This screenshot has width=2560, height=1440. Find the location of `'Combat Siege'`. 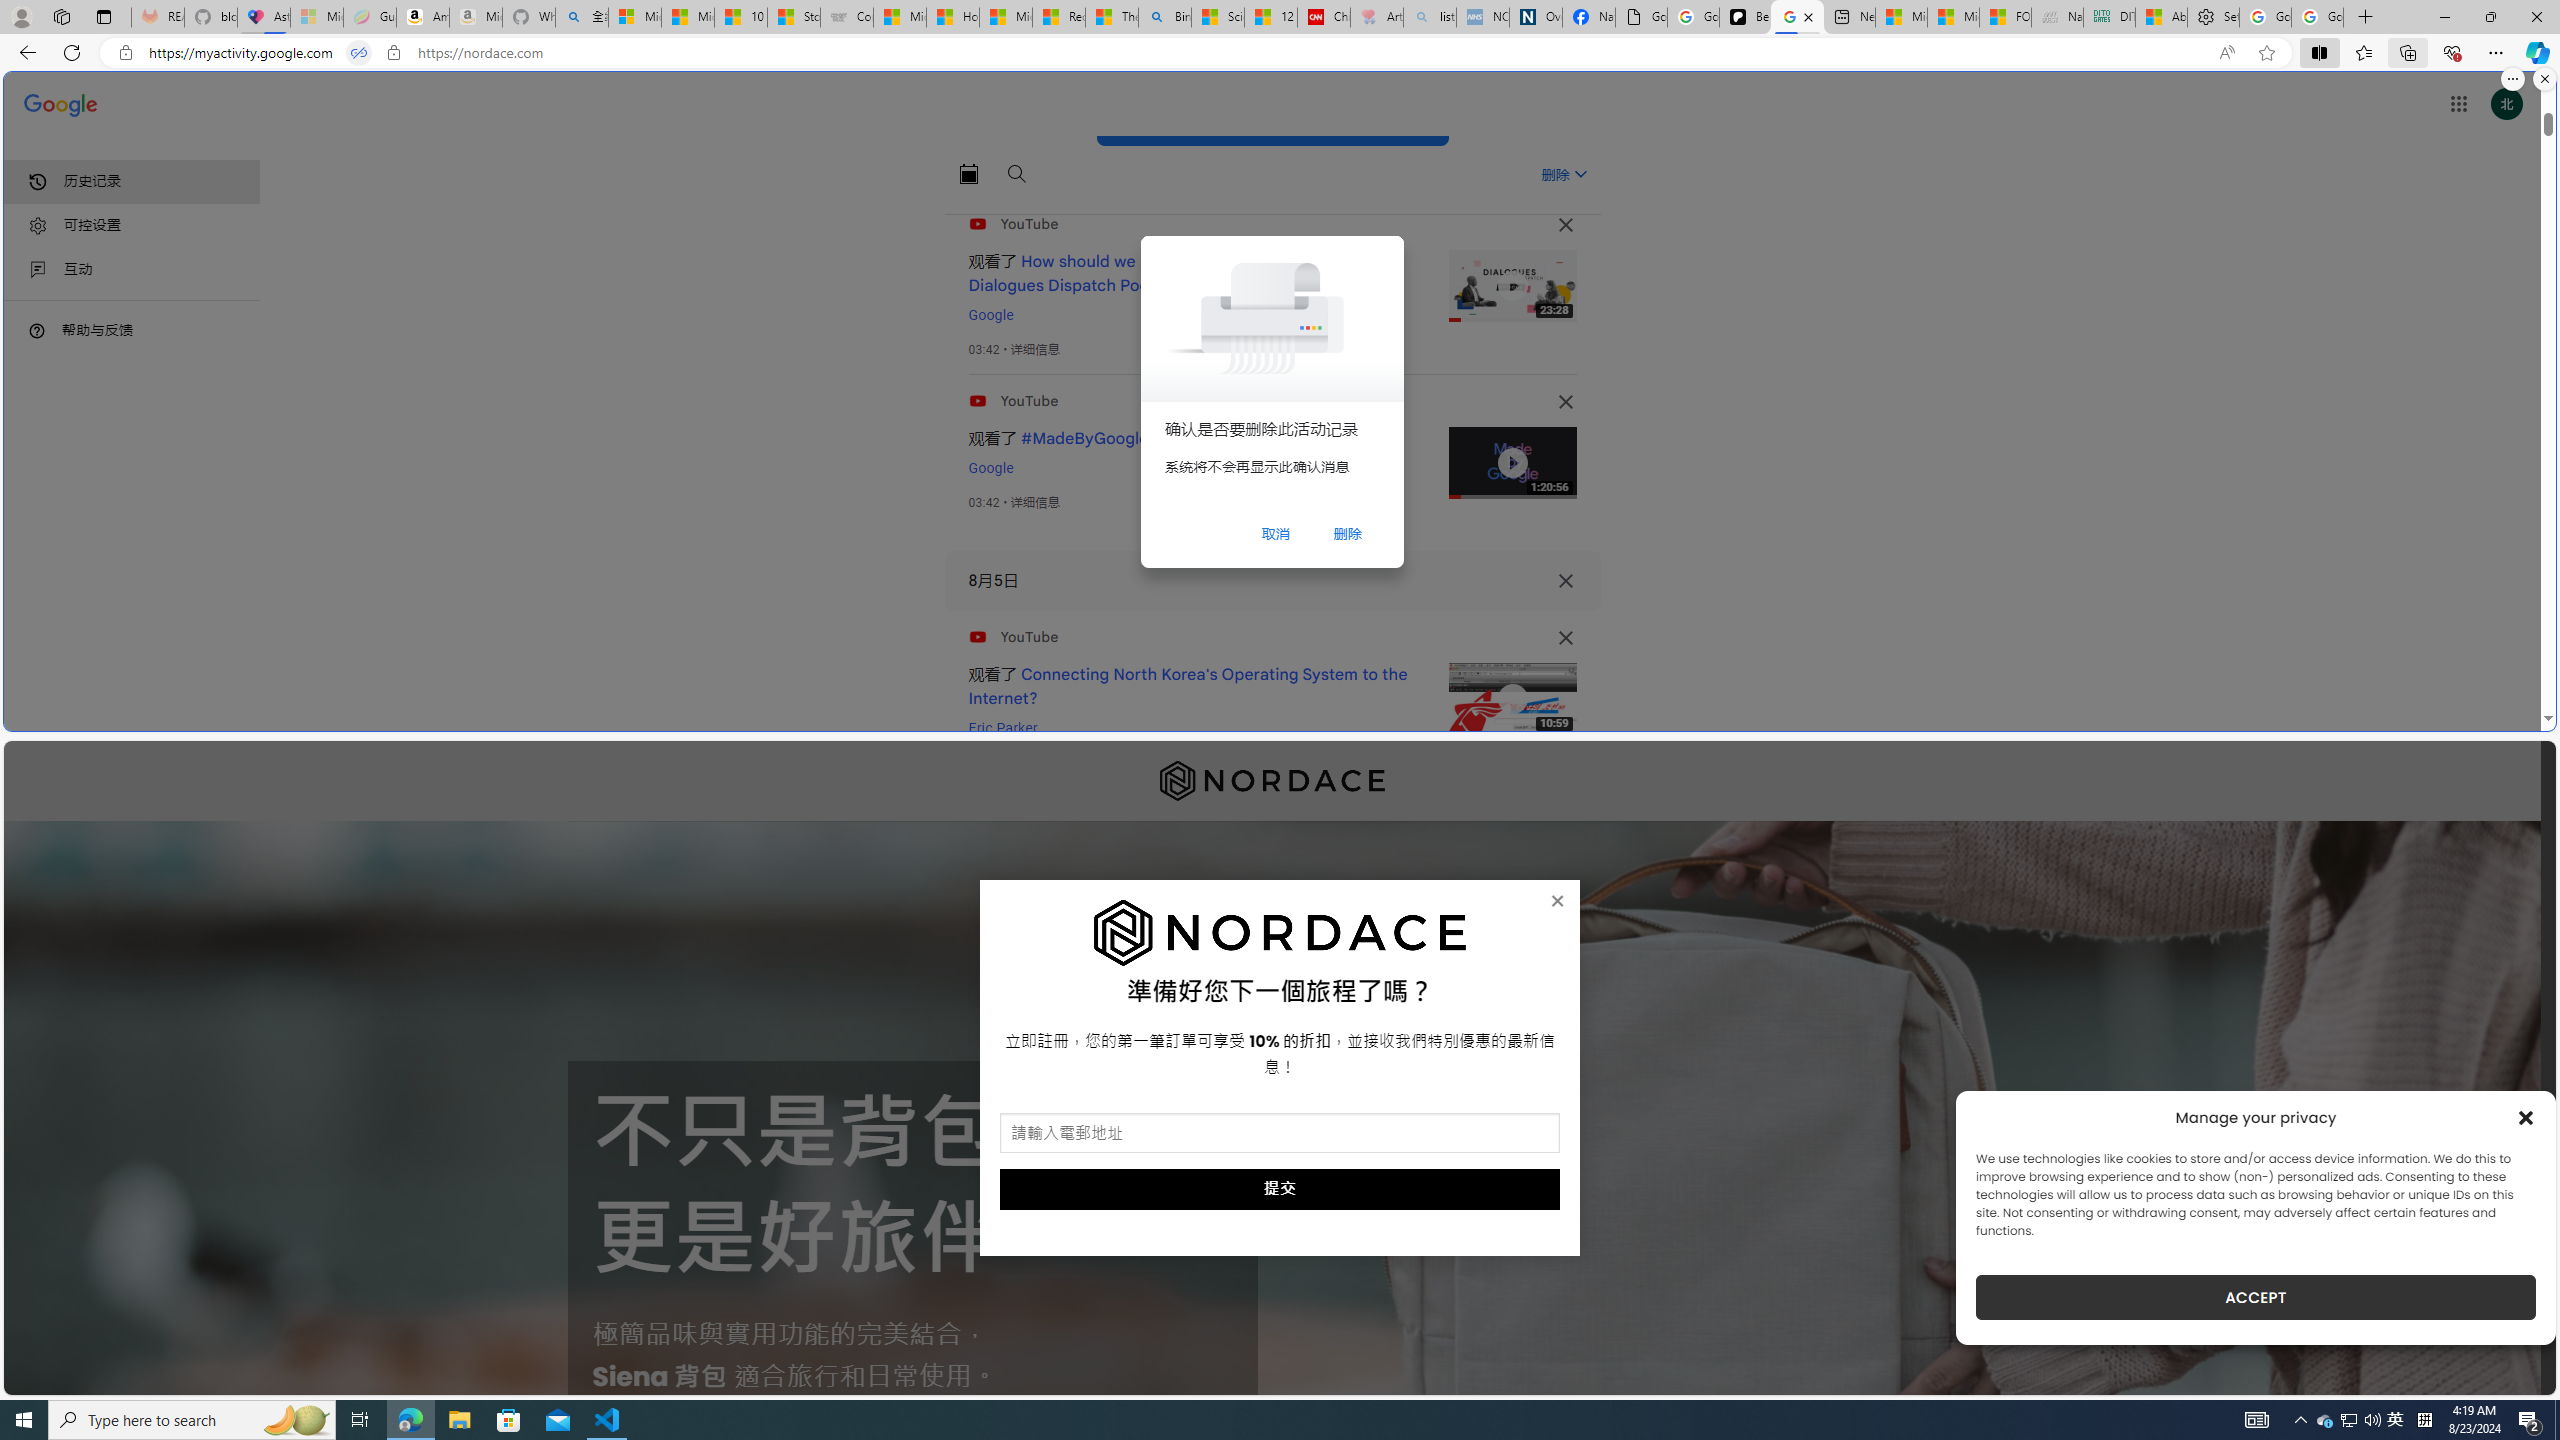

'Combat Siege' is located at coordinates (847, 16).